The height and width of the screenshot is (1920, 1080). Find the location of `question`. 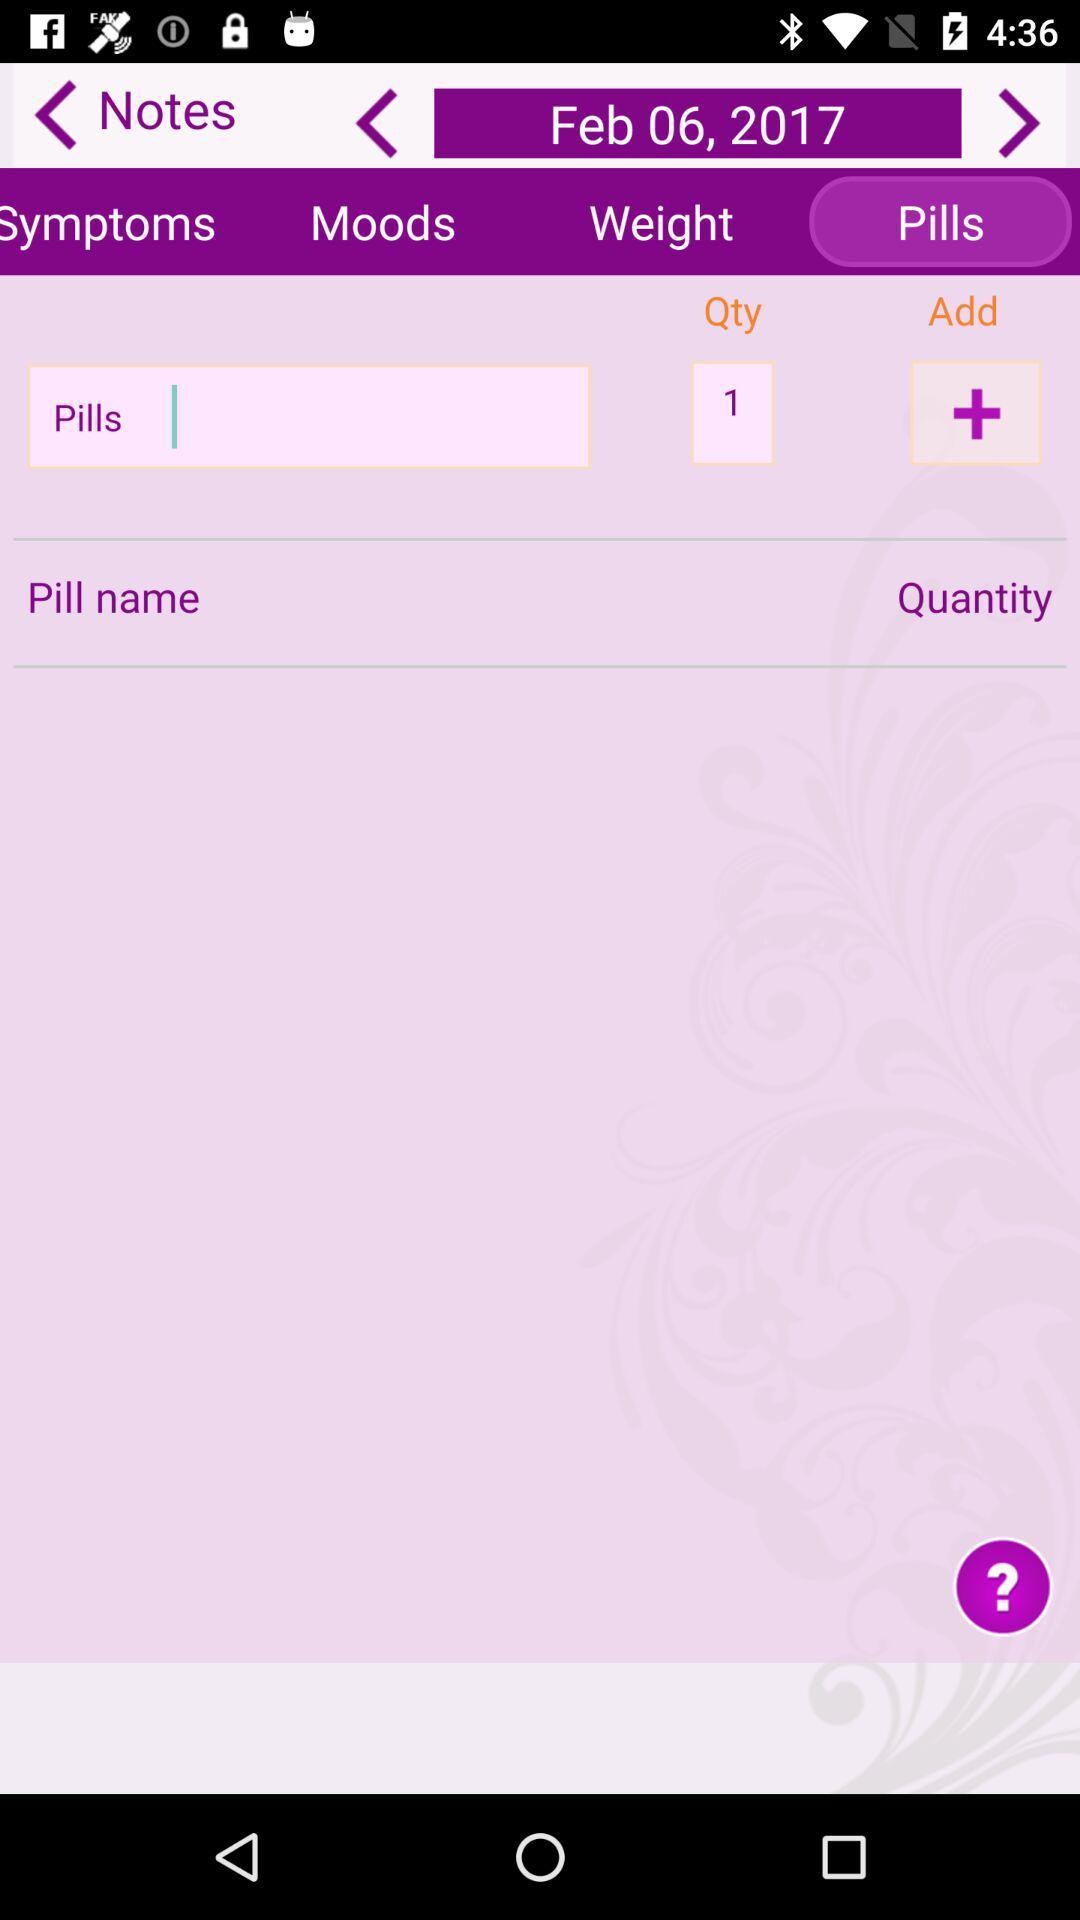

question is located at coordinates (1003, 1584).